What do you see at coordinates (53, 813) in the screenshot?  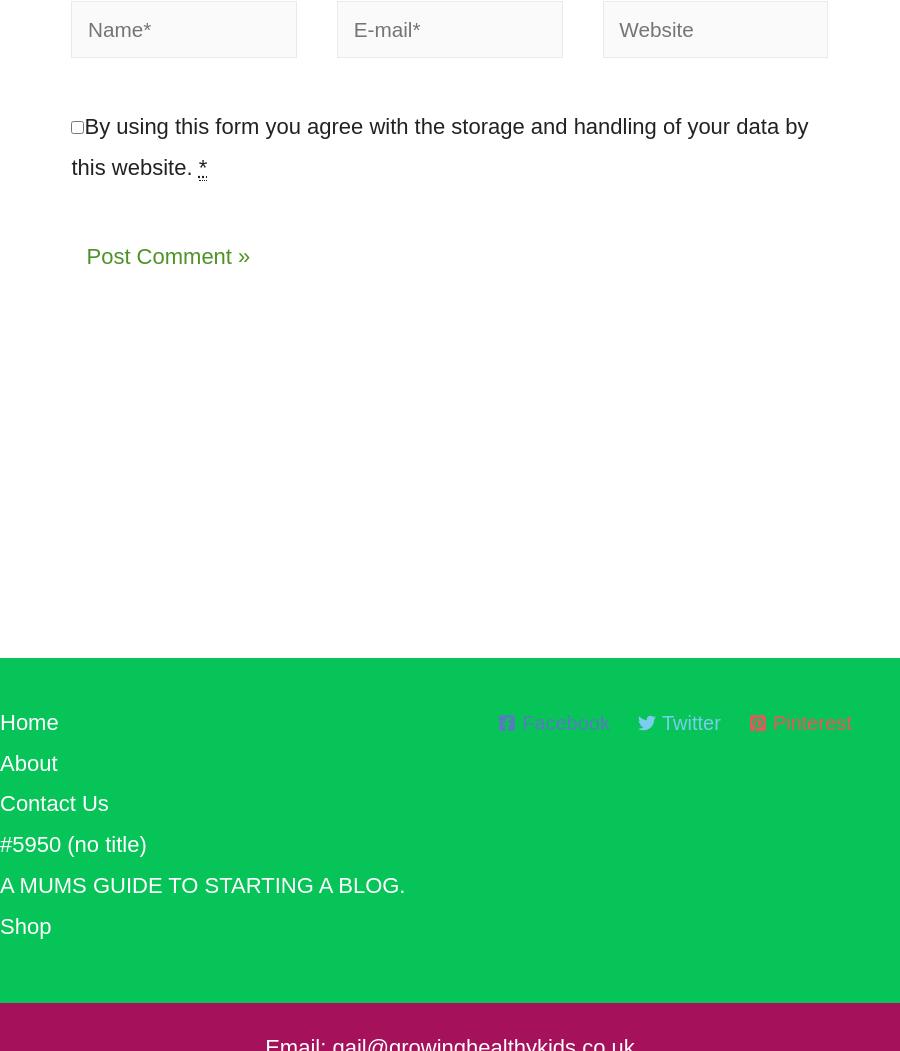 I see `'Contact Us'` at bounding box center [53, 813].